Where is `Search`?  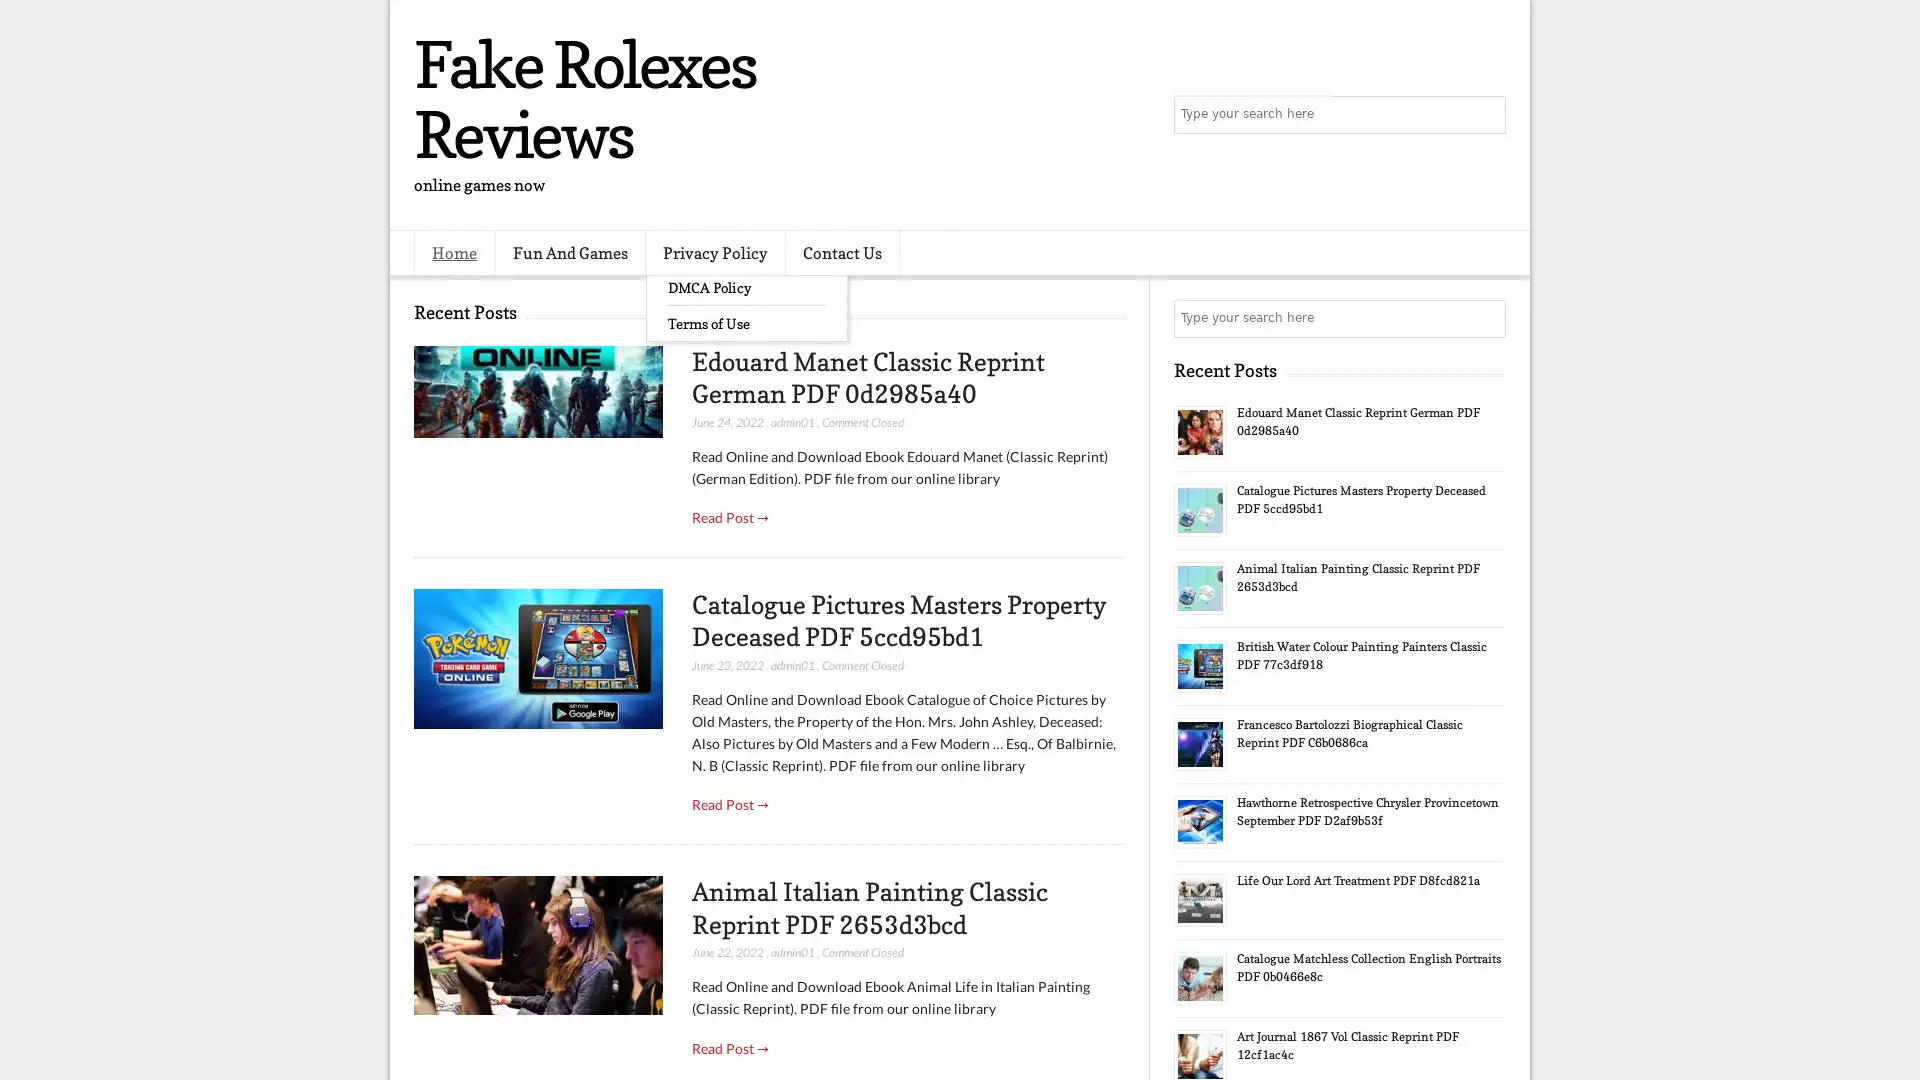 Search is located at coordinates (1485, 115).